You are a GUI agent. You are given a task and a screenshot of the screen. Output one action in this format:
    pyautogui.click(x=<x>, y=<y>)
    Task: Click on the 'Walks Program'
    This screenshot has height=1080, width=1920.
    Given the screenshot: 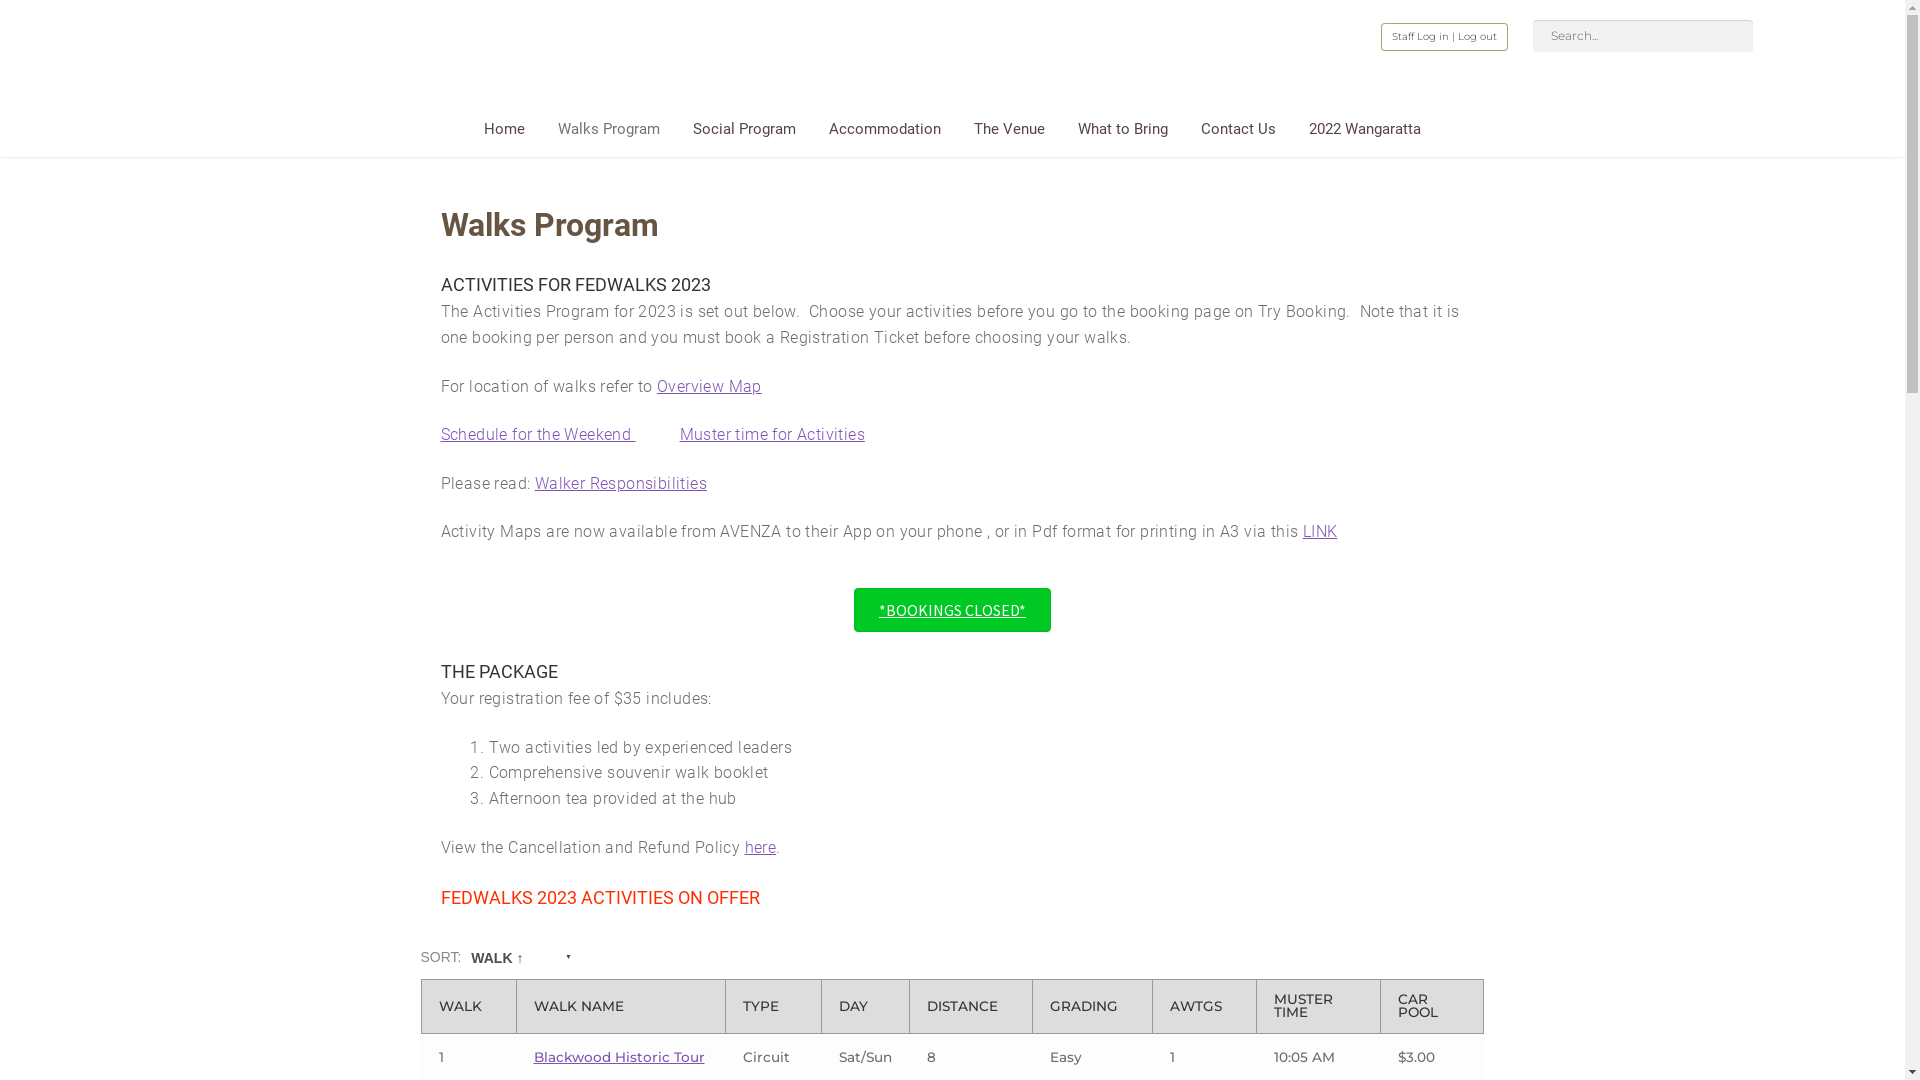 What is the action you would take?
    pyautogui.click(x=608, y=134)
    